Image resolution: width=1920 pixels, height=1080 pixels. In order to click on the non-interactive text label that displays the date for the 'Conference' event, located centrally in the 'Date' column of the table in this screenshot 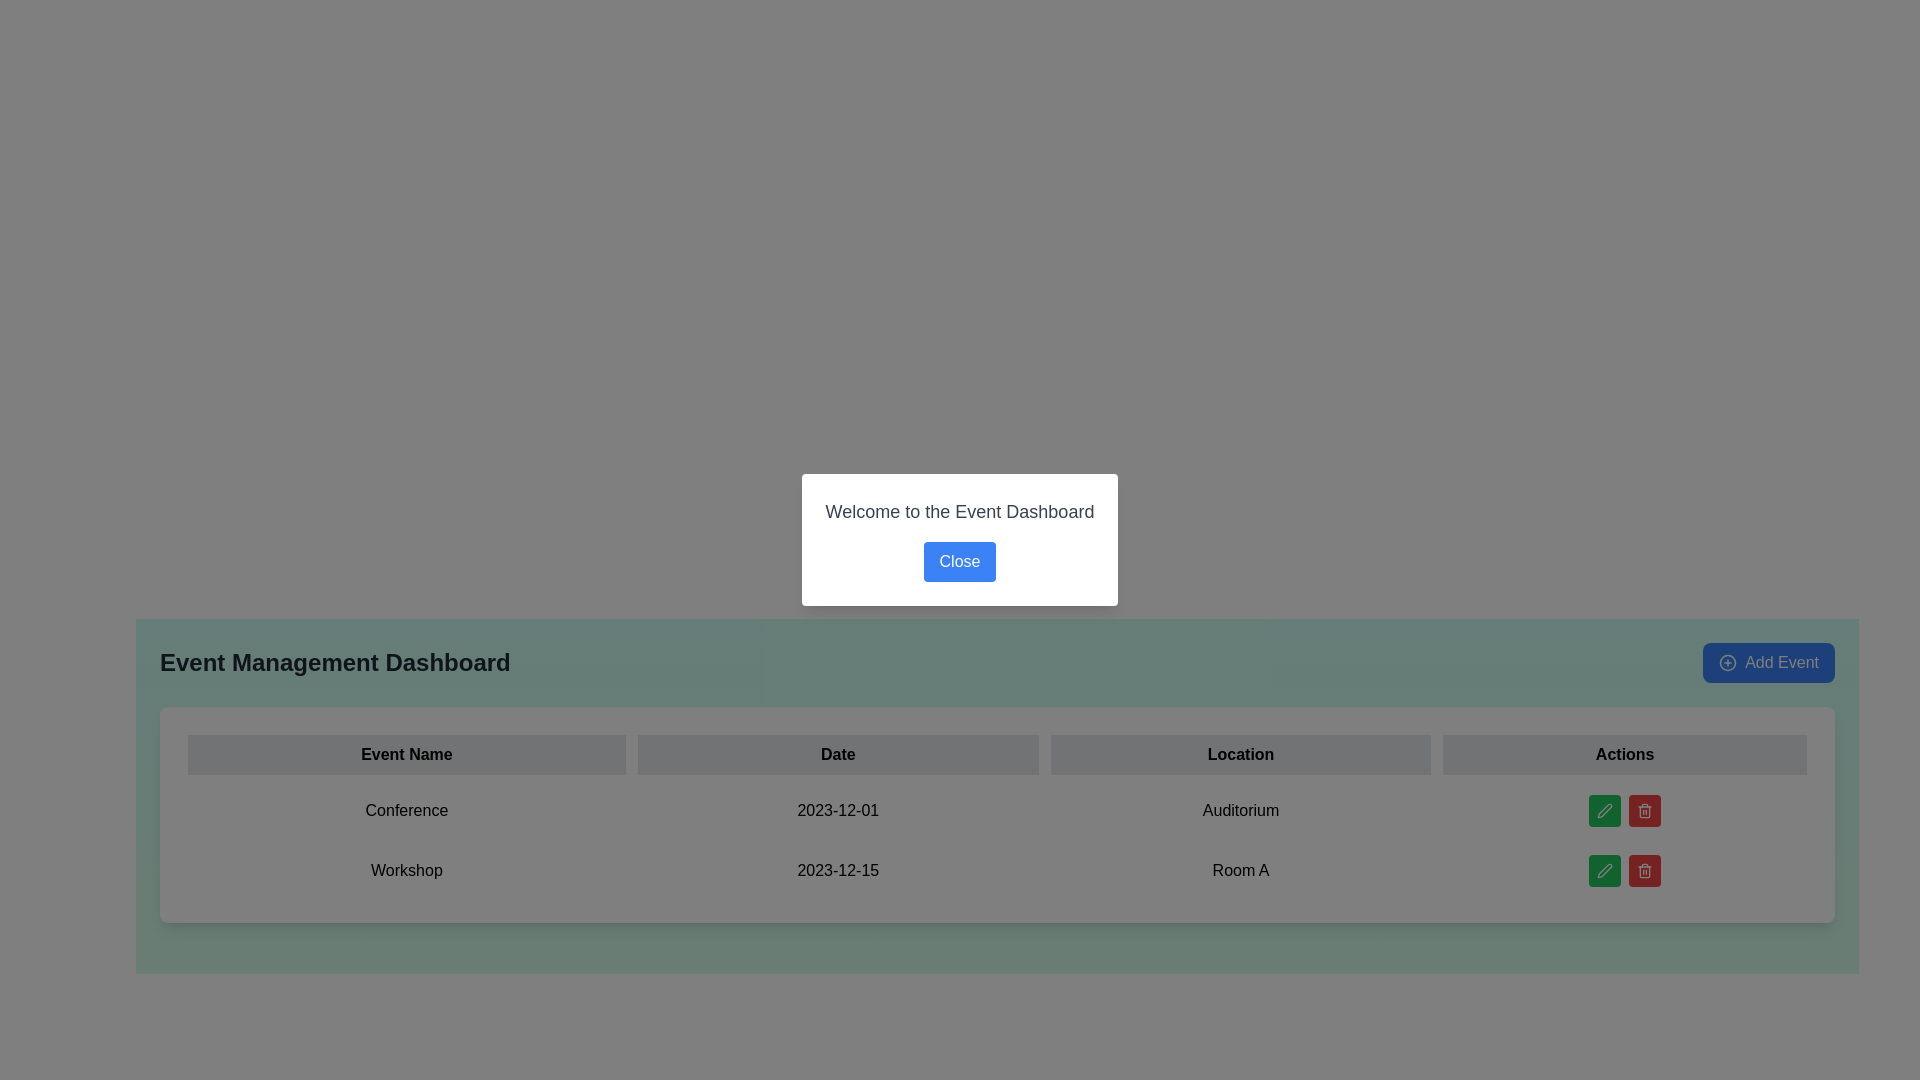, I will do `click(838, 810)`.